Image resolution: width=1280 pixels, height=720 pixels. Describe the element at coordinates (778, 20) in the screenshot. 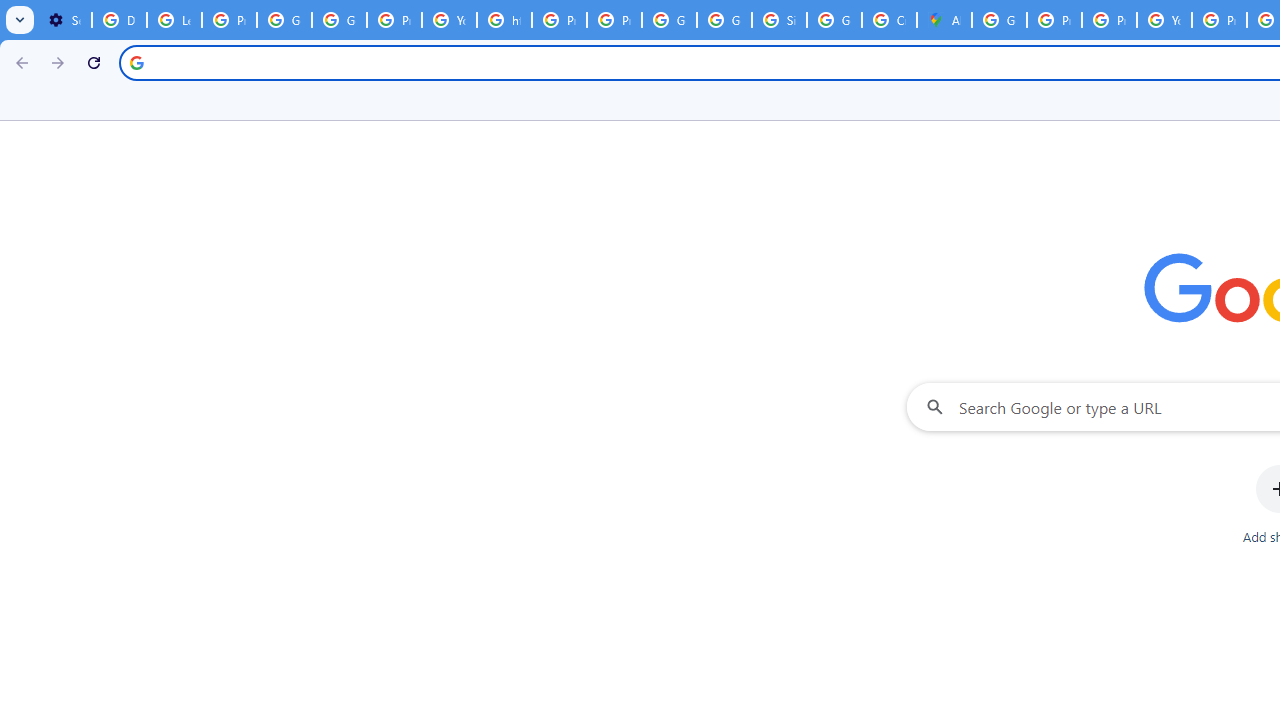

I see `'Sign in - Google Accounts'` at that location.